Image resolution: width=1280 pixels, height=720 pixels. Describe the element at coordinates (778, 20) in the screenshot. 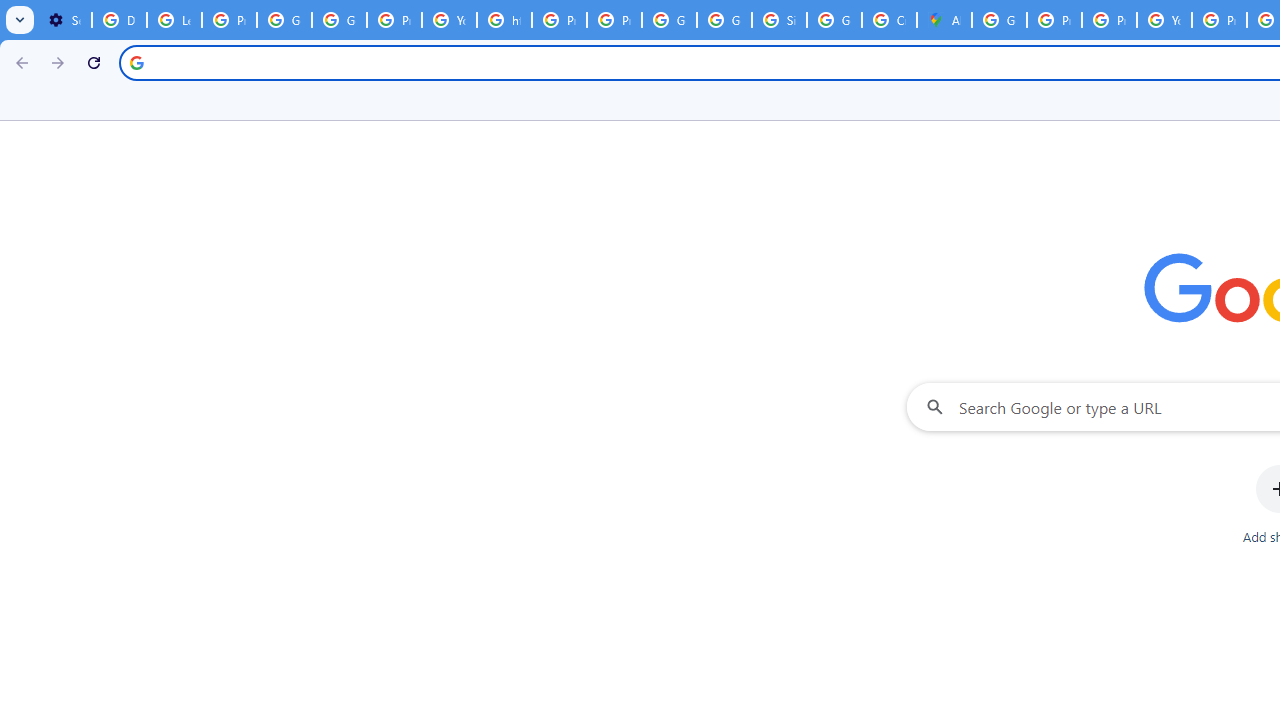

I see `'Sign in - Google Accounts'` at that location.